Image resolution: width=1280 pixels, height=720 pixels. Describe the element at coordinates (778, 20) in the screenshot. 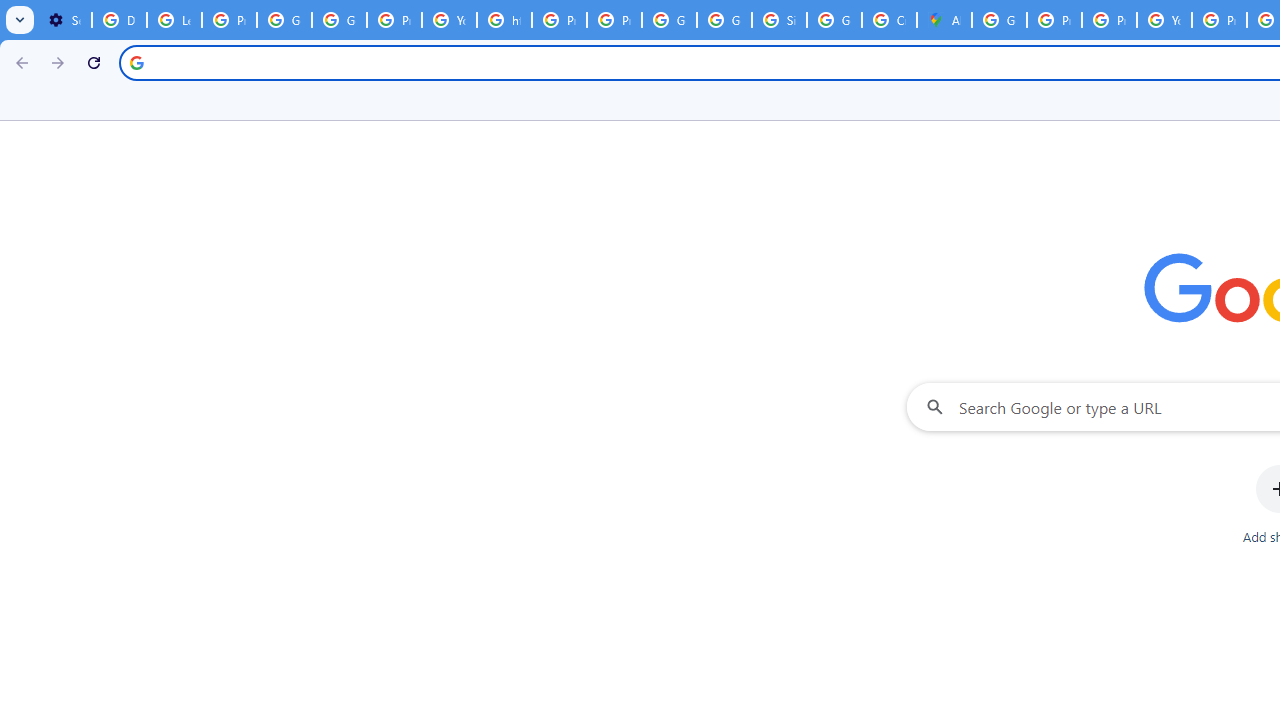

I see `'Sign in - Google Accounts'` at that location.